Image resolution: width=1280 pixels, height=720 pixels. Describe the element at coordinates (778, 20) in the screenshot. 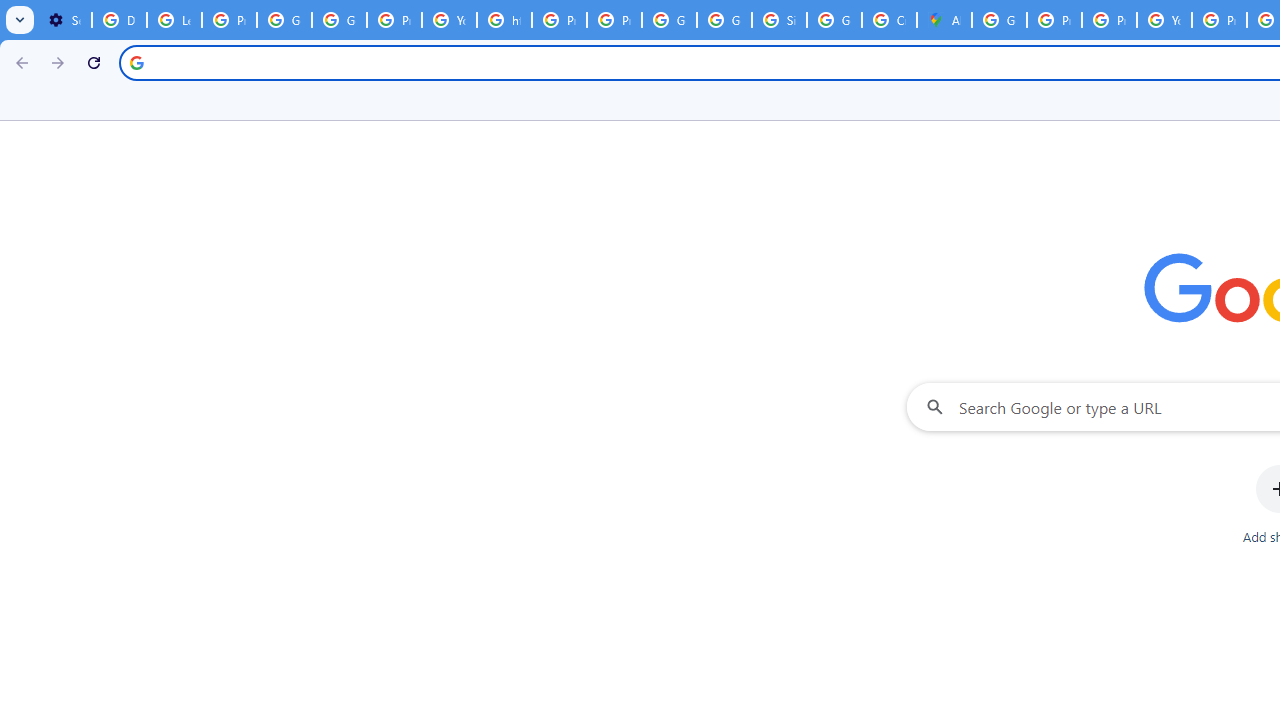

I see `'Sign in - Google Accounts'` at that location.